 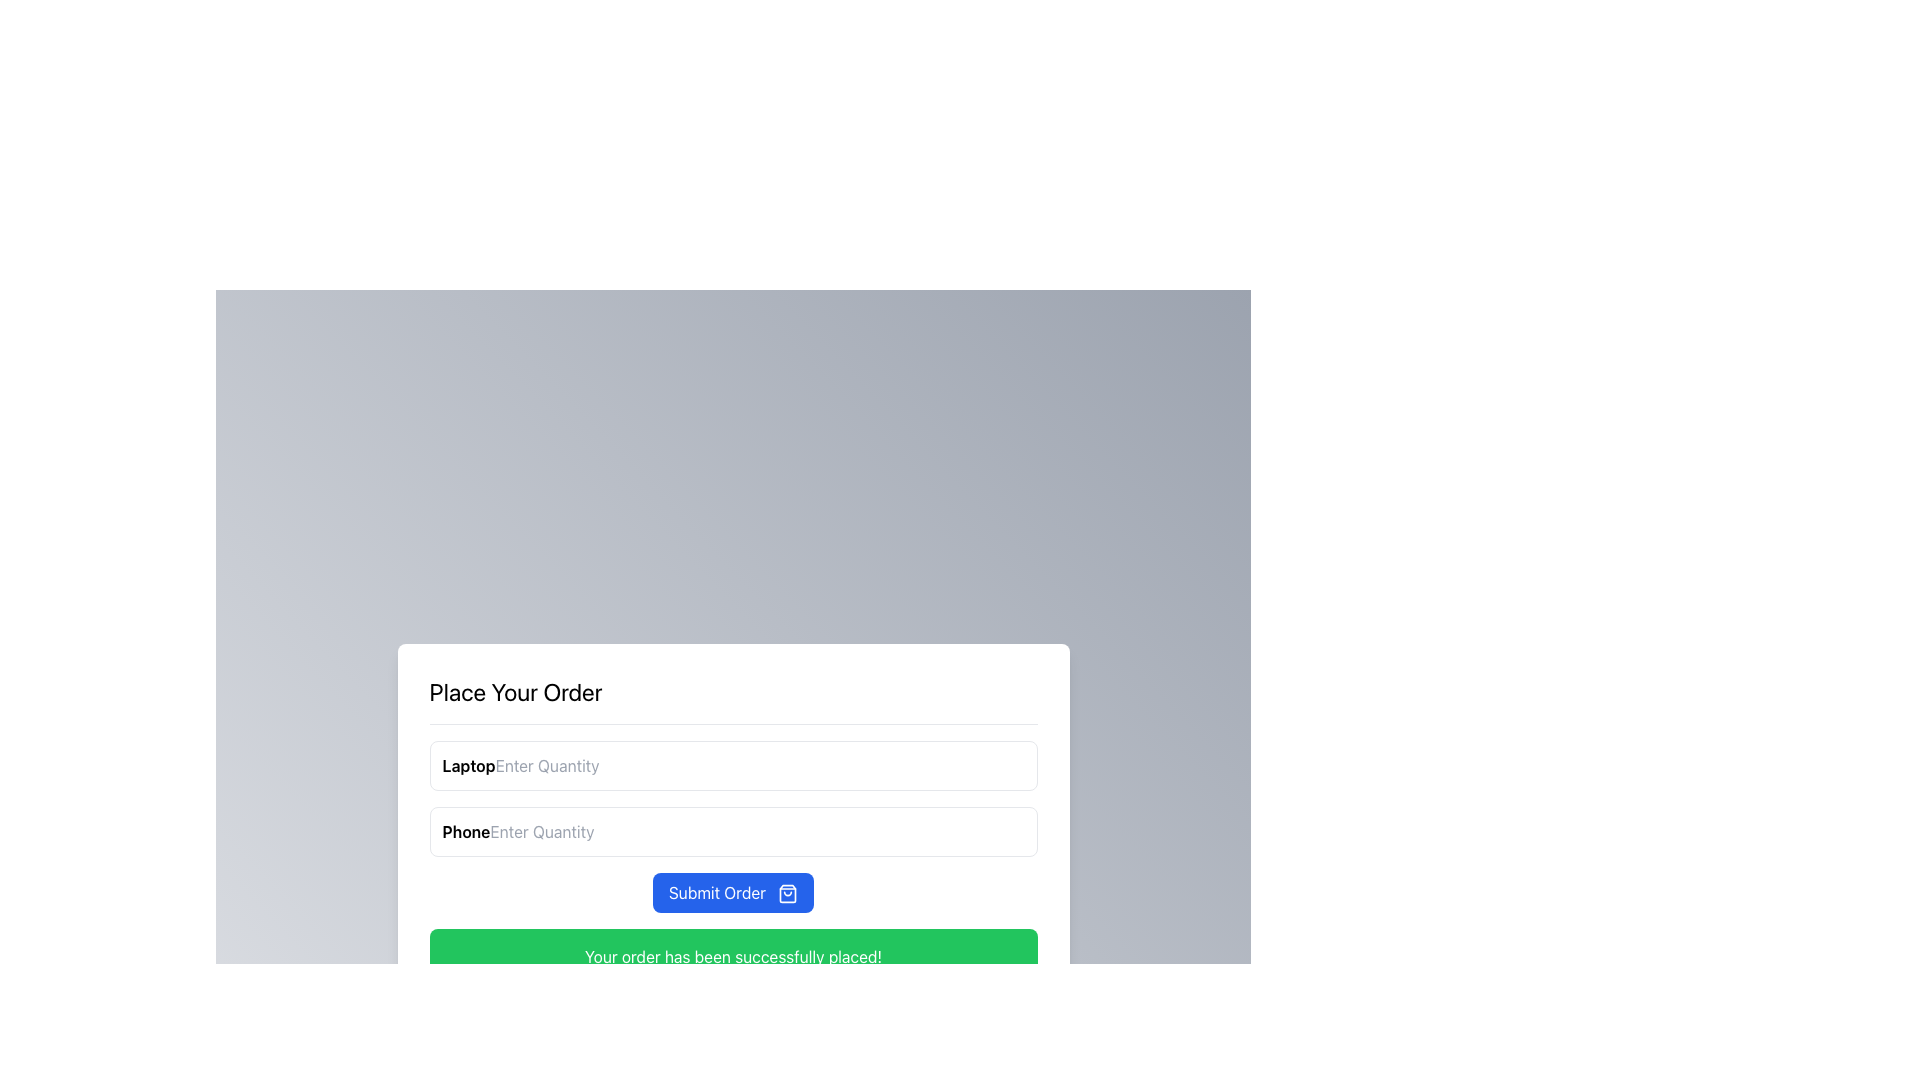 What do you see at coordinates (515, 690) in the screenshot?
I see `attention on the 'Place Your Order' text header to prompt the user to fill in the subsequent fields` at bounding box center [515, 690].